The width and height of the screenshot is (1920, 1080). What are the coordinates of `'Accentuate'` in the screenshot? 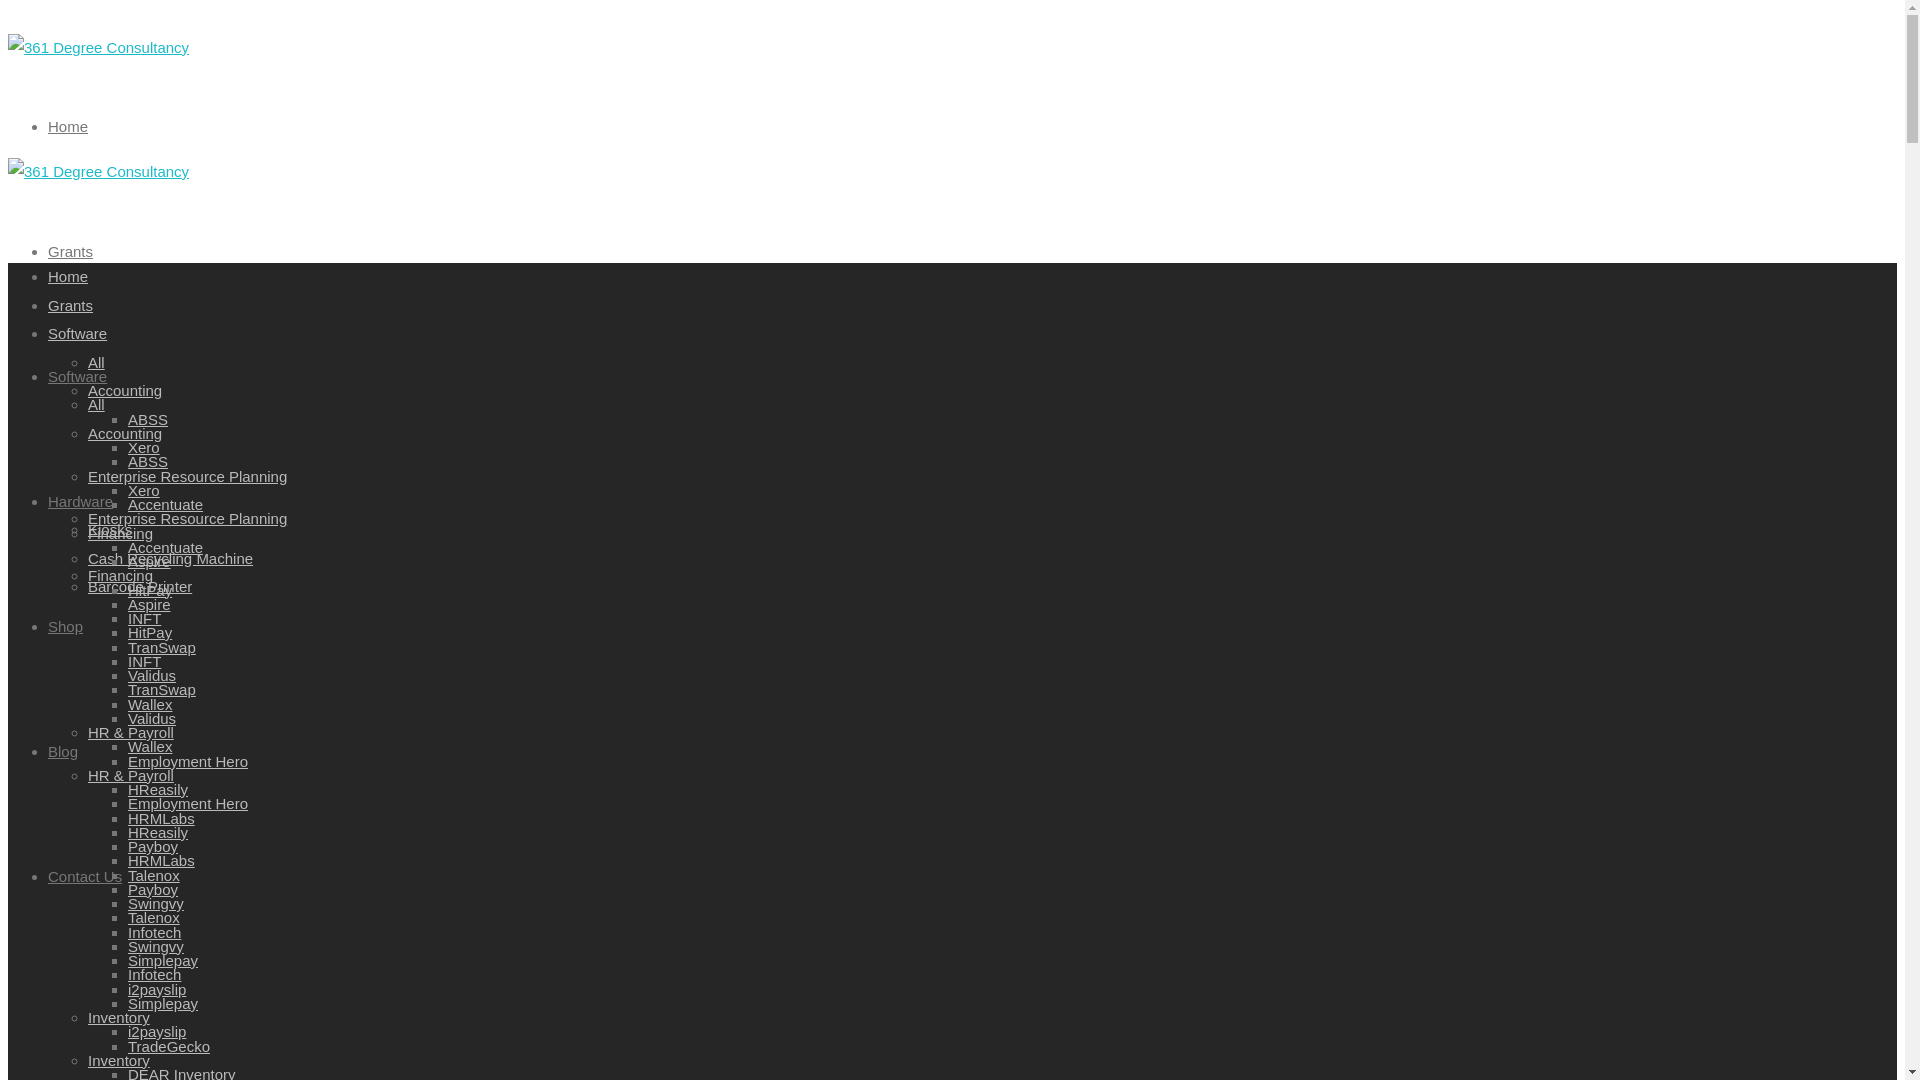 It's located at (165, 503).